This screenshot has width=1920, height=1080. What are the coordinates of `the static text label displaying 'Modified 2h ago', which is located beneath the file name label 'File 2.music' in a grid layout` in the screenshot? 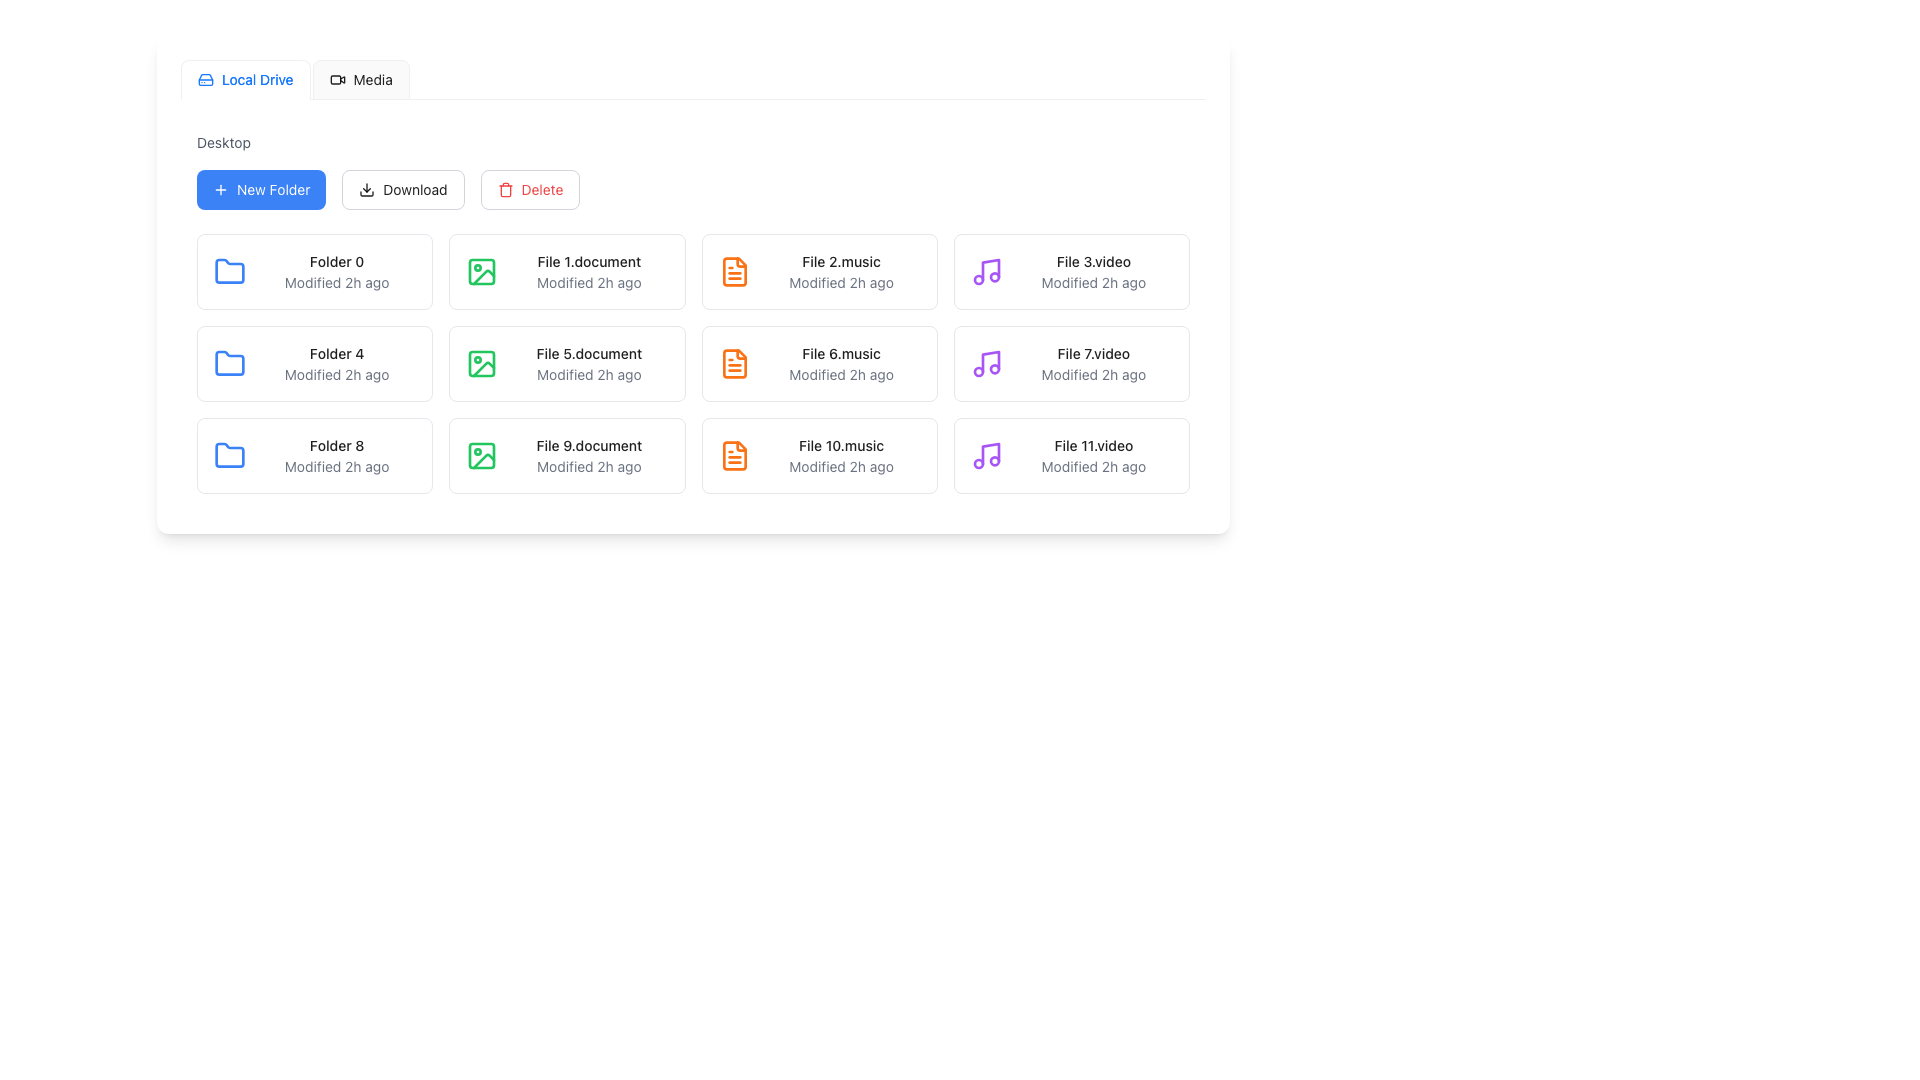 It's located at (841, 282).